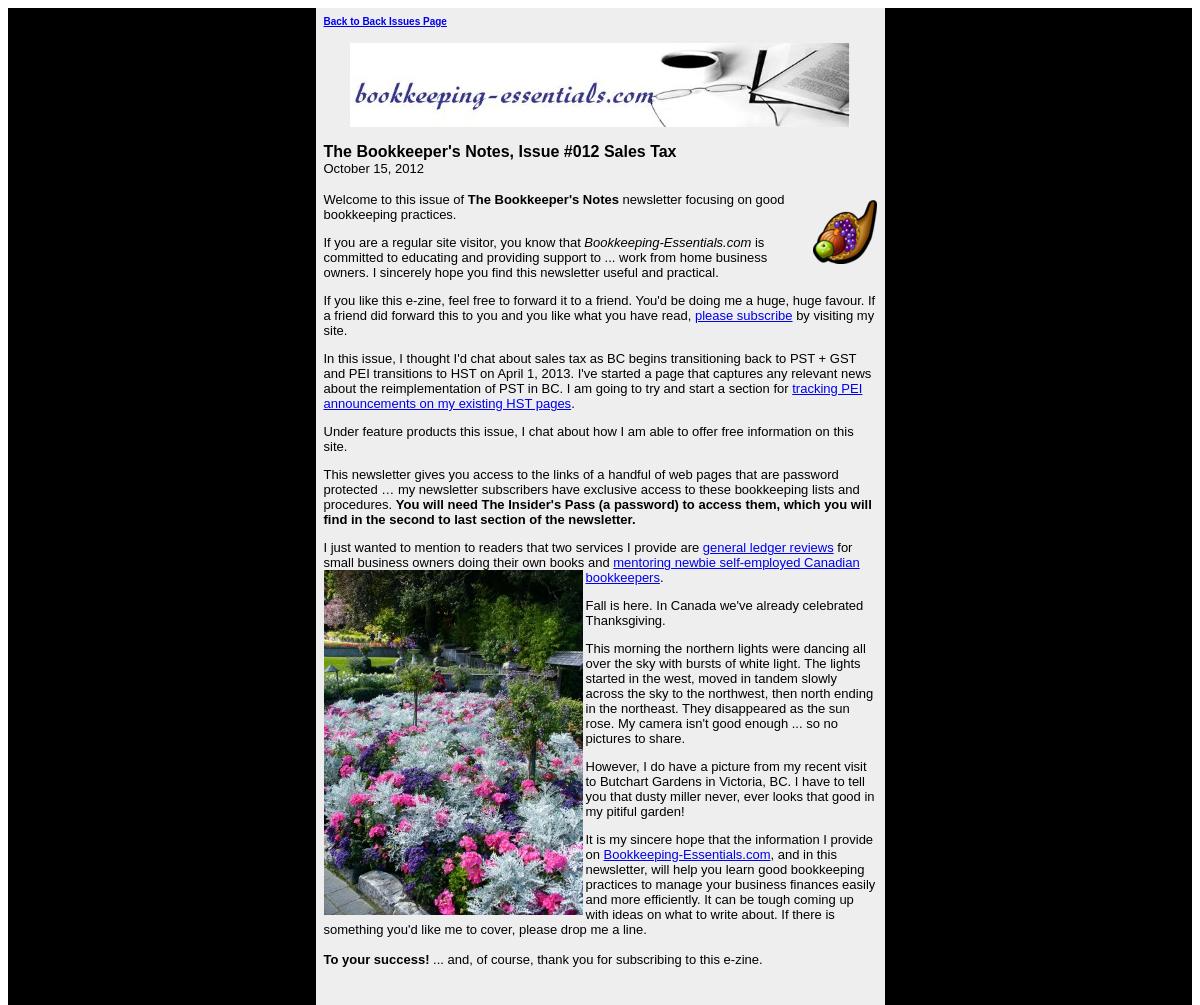 The image size is (1200, 1005). Describe the element at coordinates (584, 693) in the screenshot. I see `'This morning the northern lights were dancing all over the sky with bursts of white light. The lights started in the west, moved in tandem slowly across the sky to the northwest, then north ending in the northeast. They disappeared as the sun rose. My camera isn't good enough ... so no pictures to share.'` at that location.